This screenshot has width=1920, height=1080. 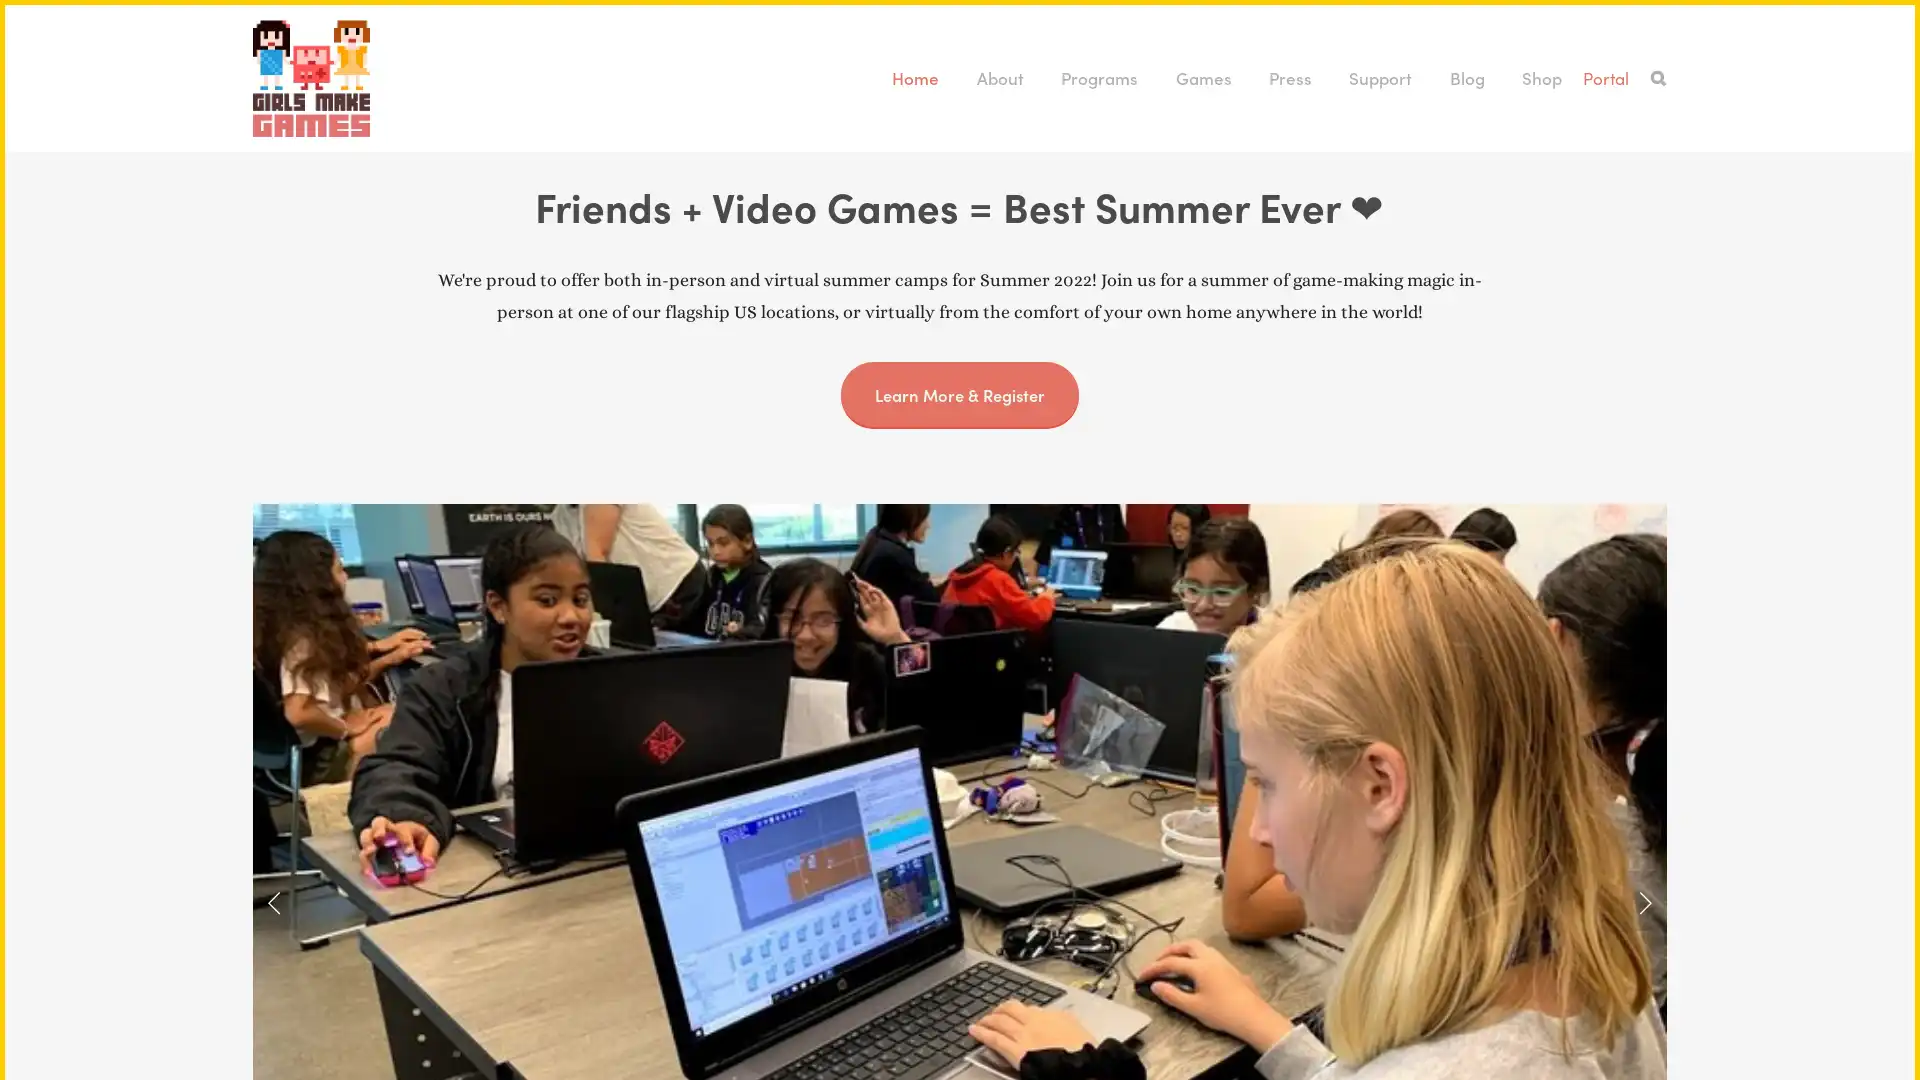 I want to click on Next Slide, so click(x=1645, y=901).